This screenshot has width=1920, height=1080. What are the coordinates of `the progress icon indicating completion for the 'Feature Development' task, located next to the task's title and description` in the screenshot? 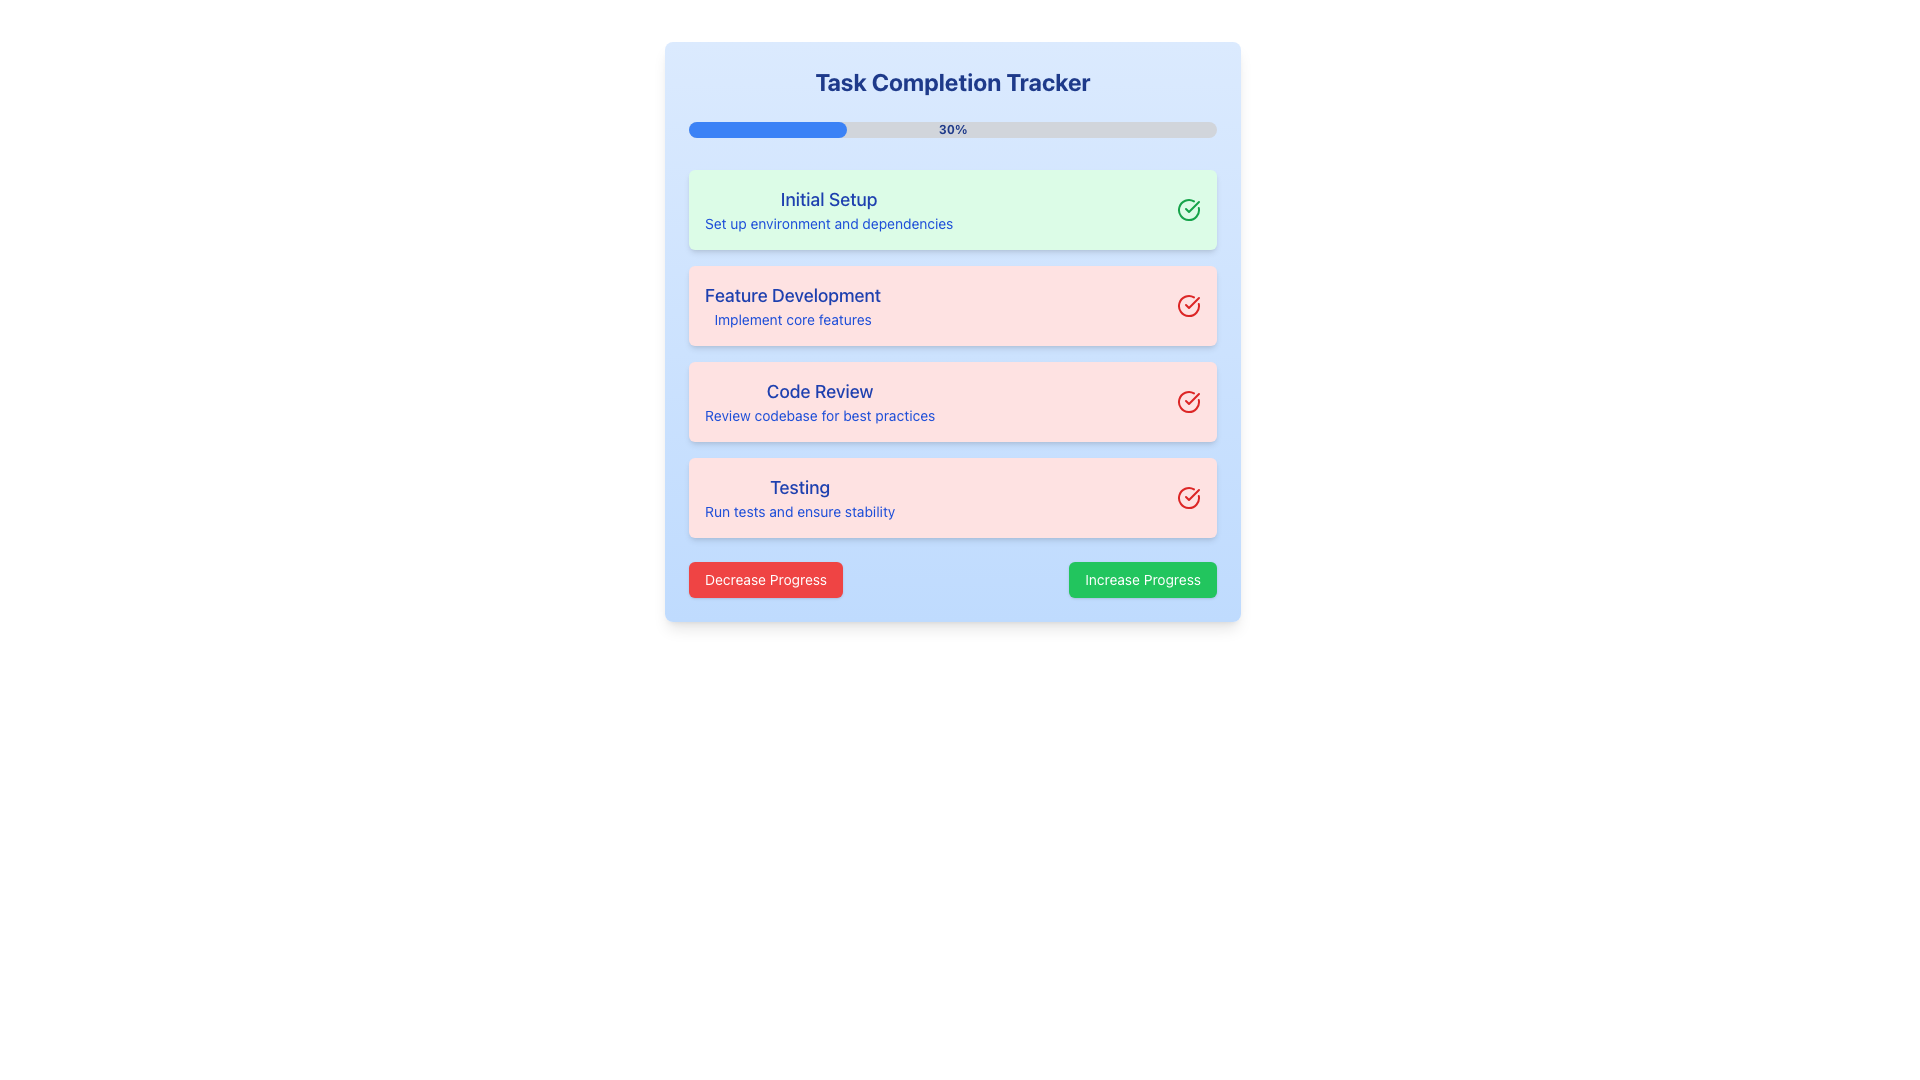 It's located at (1189, 305).